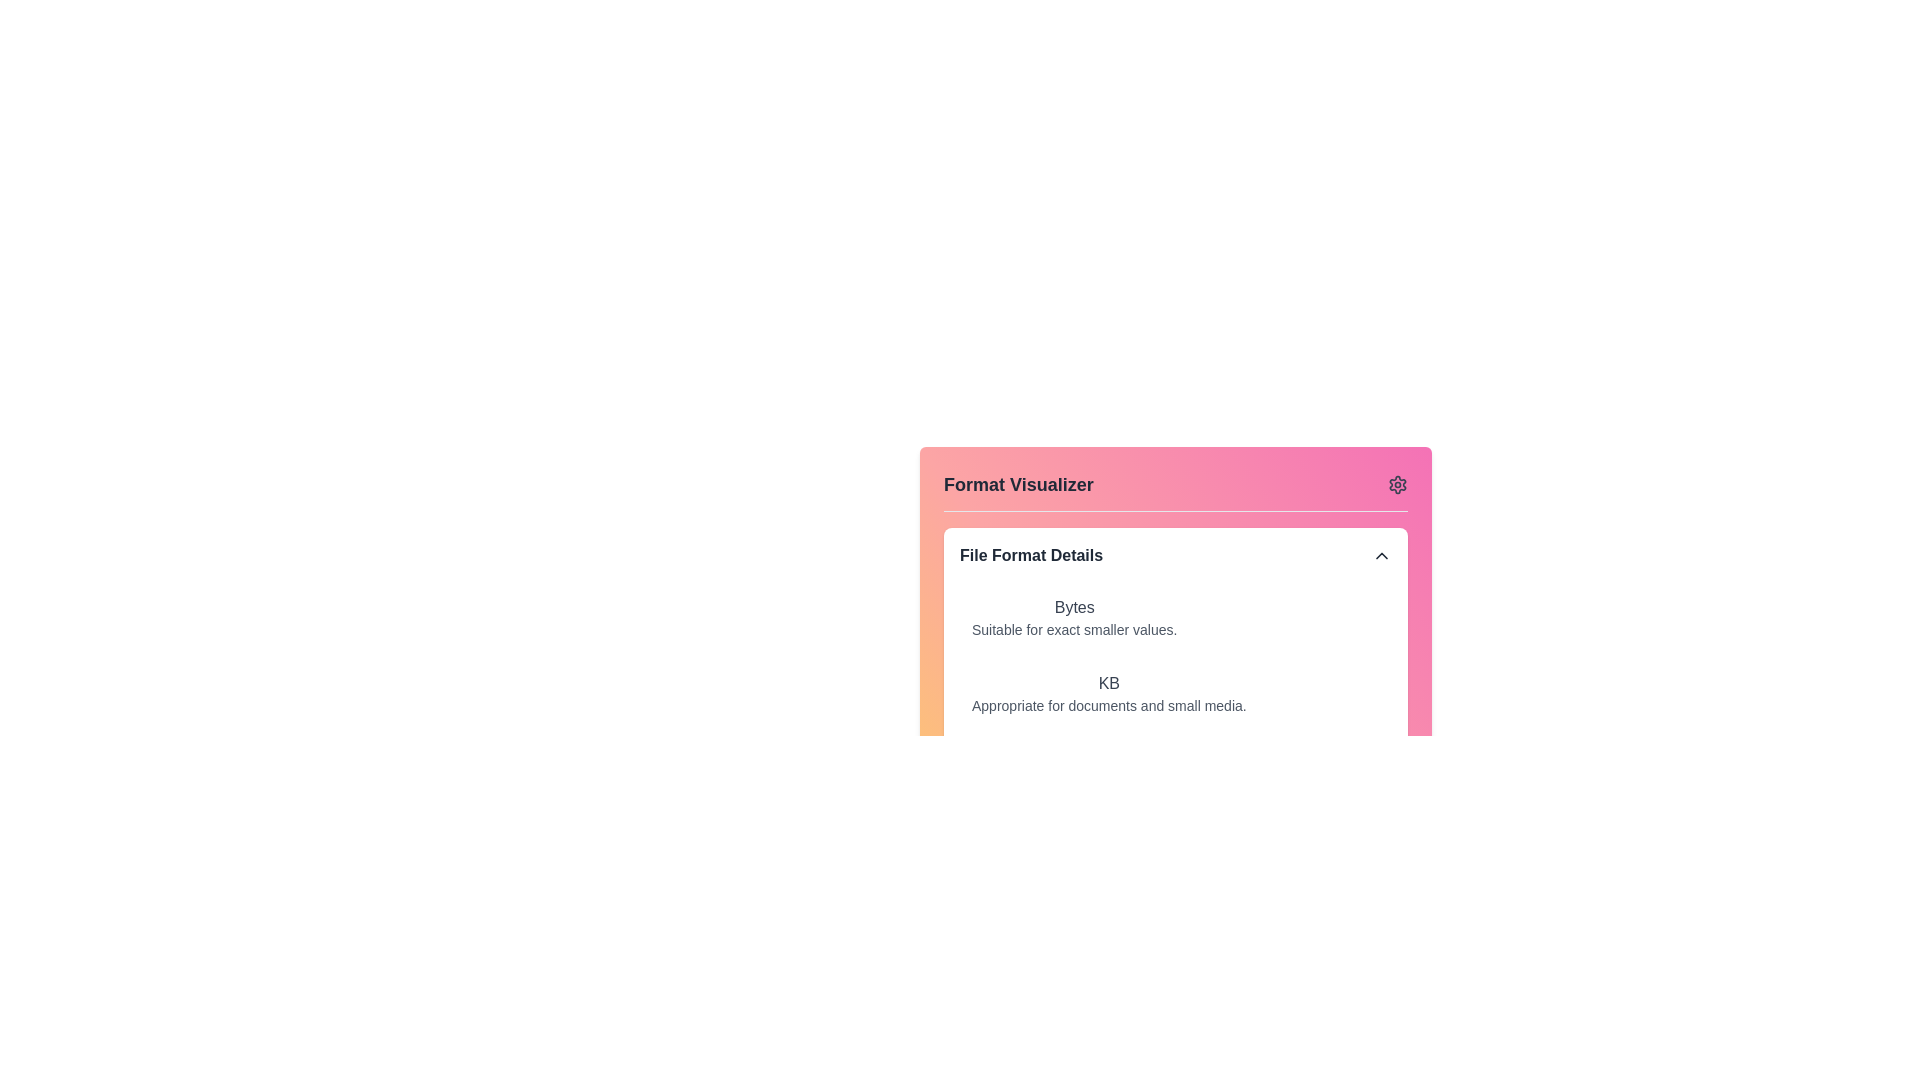 Image resolution: width=1920 pixels, height=1080 pixels. I want to click on the gear icon in the top-right corner of the SVG component, so click(1396, 485).